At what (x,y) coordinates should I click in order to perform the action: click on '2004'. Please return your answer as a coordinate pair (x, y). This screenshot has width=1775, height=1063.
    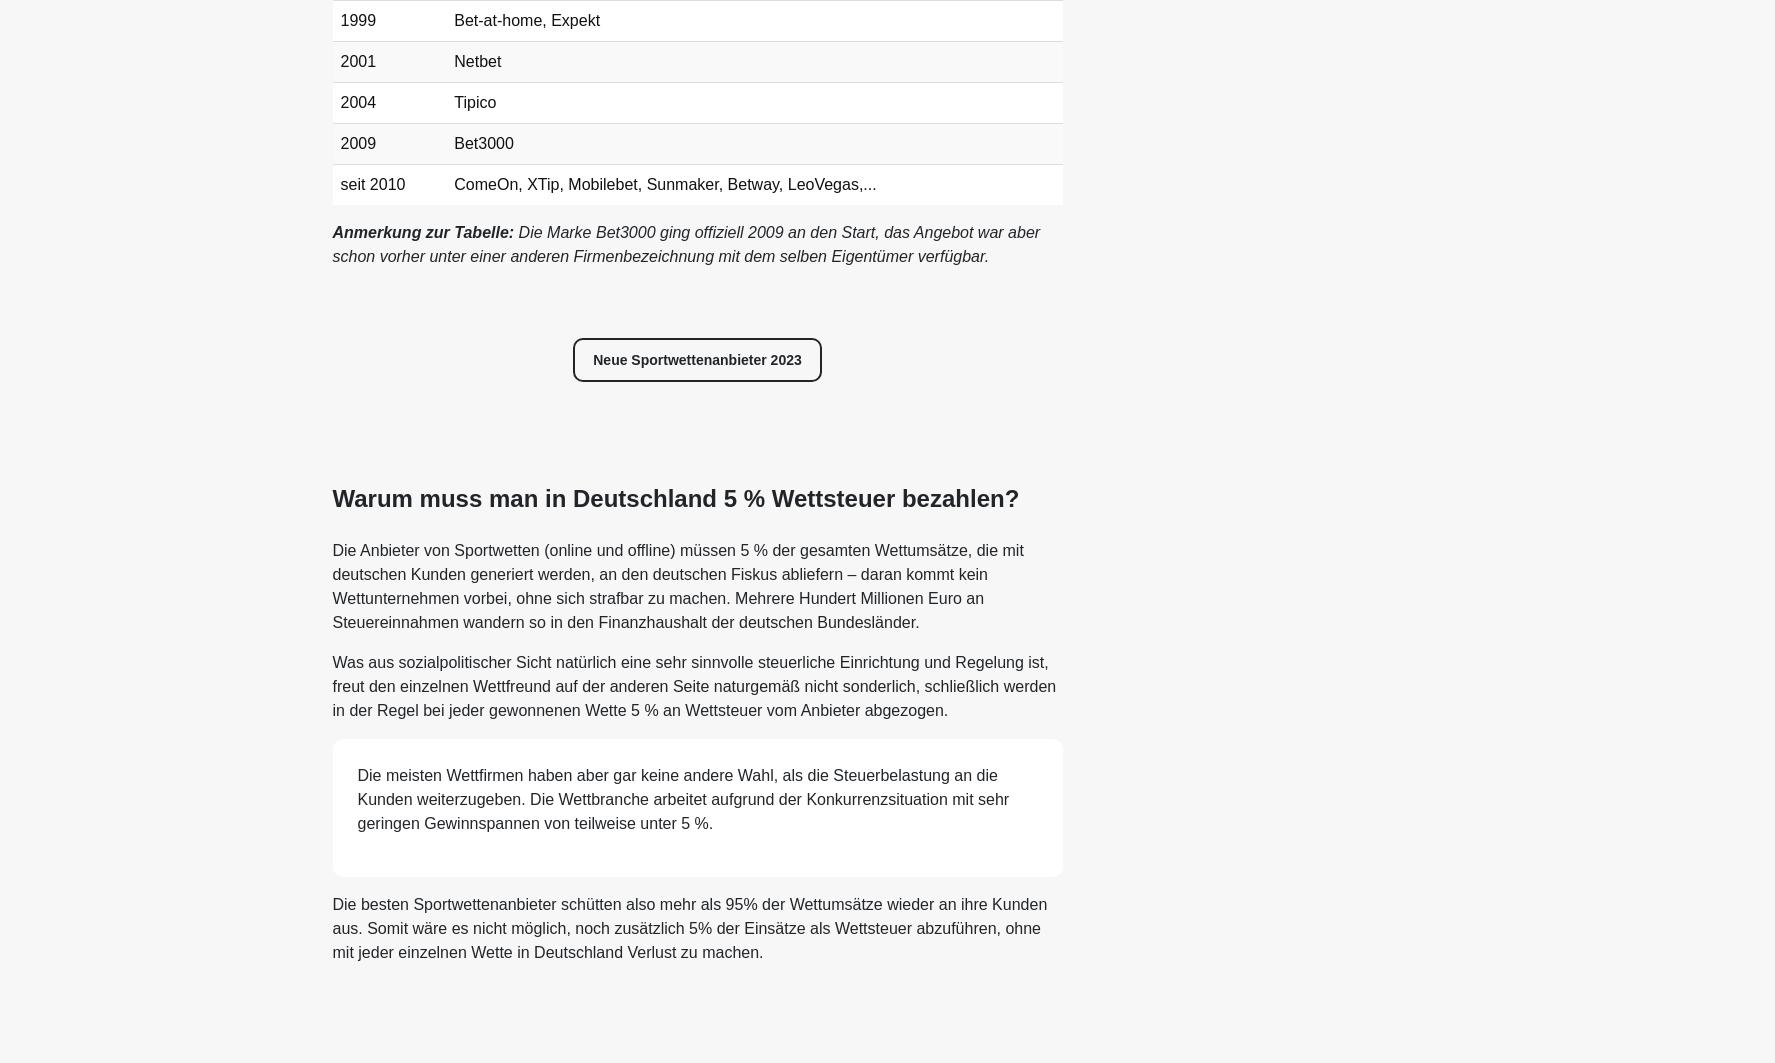
    Looking at the image, I should click on (357, 102).